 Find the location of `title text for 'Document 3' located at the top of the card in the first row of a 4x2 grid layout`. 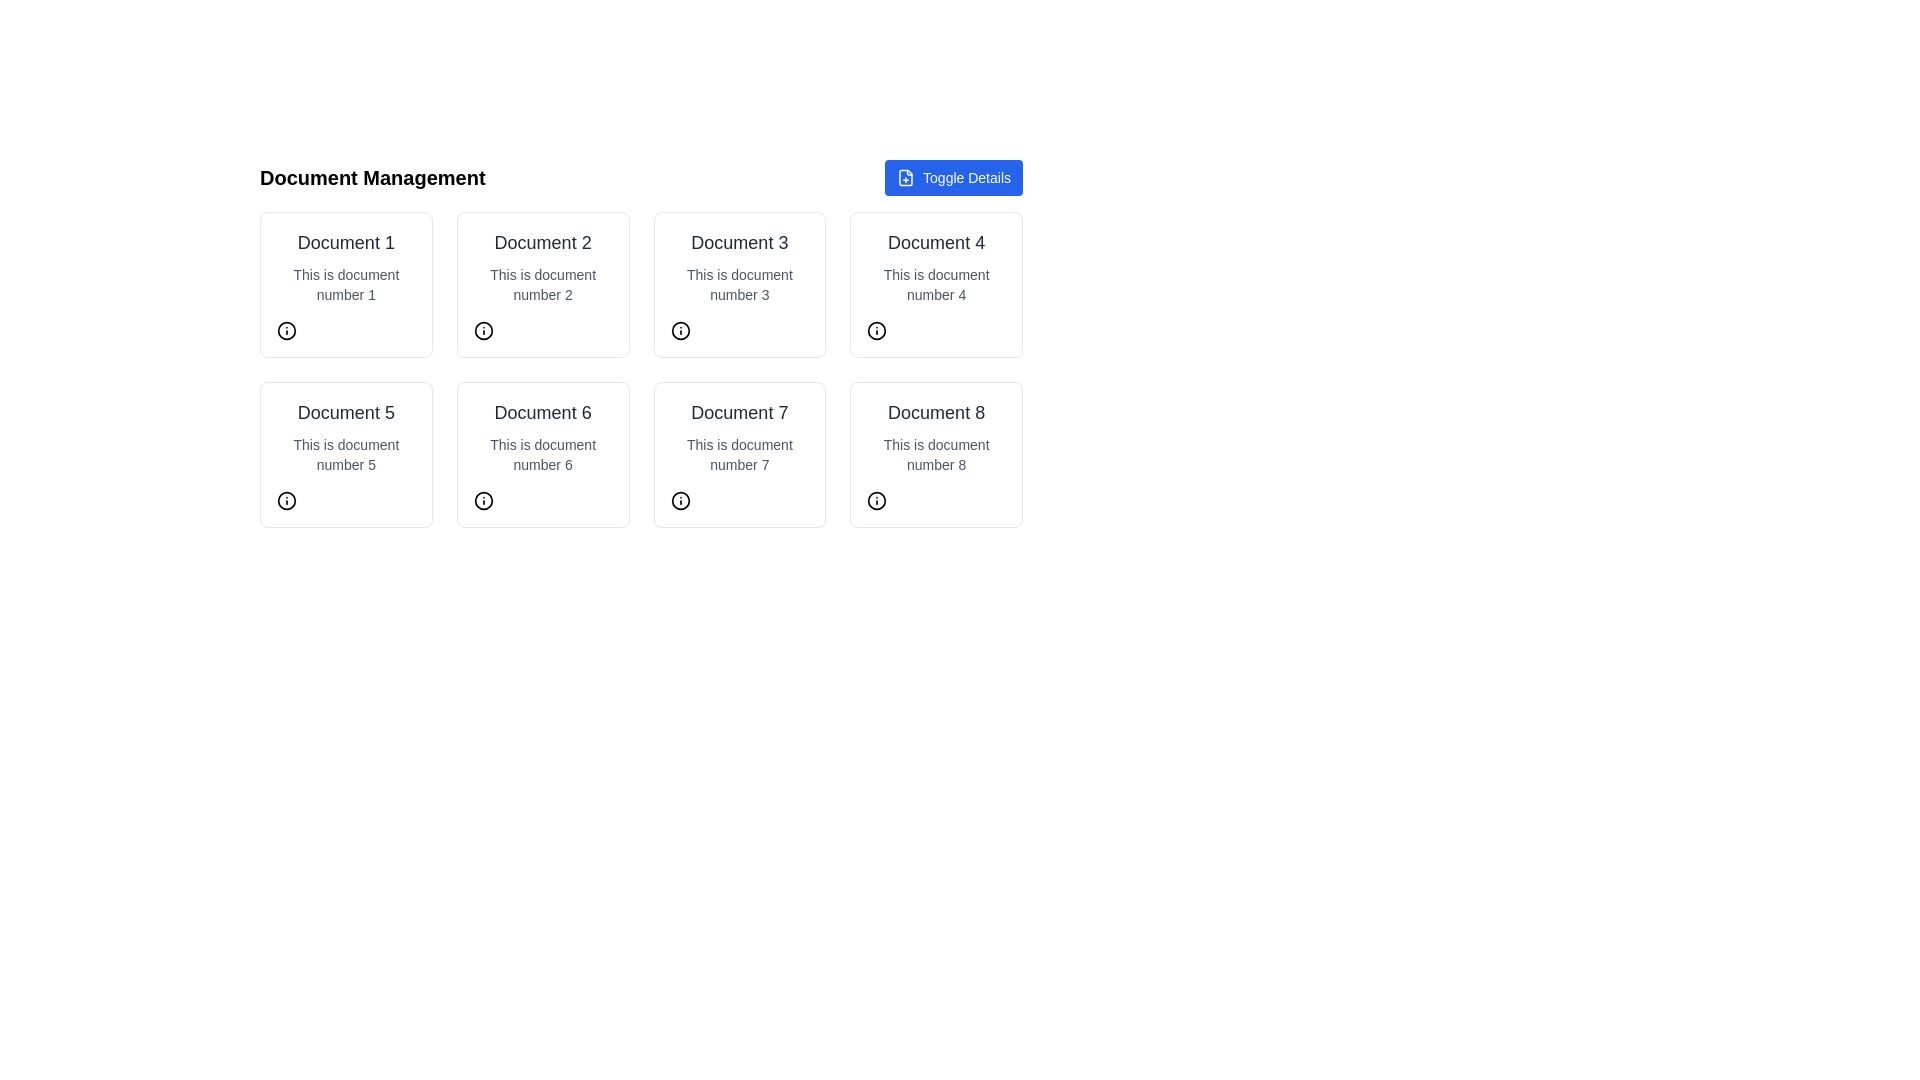

title text for 'Document 3' located at the top of the card in the first row of a 4x2 grid layout is located at coordinates (738, 242).